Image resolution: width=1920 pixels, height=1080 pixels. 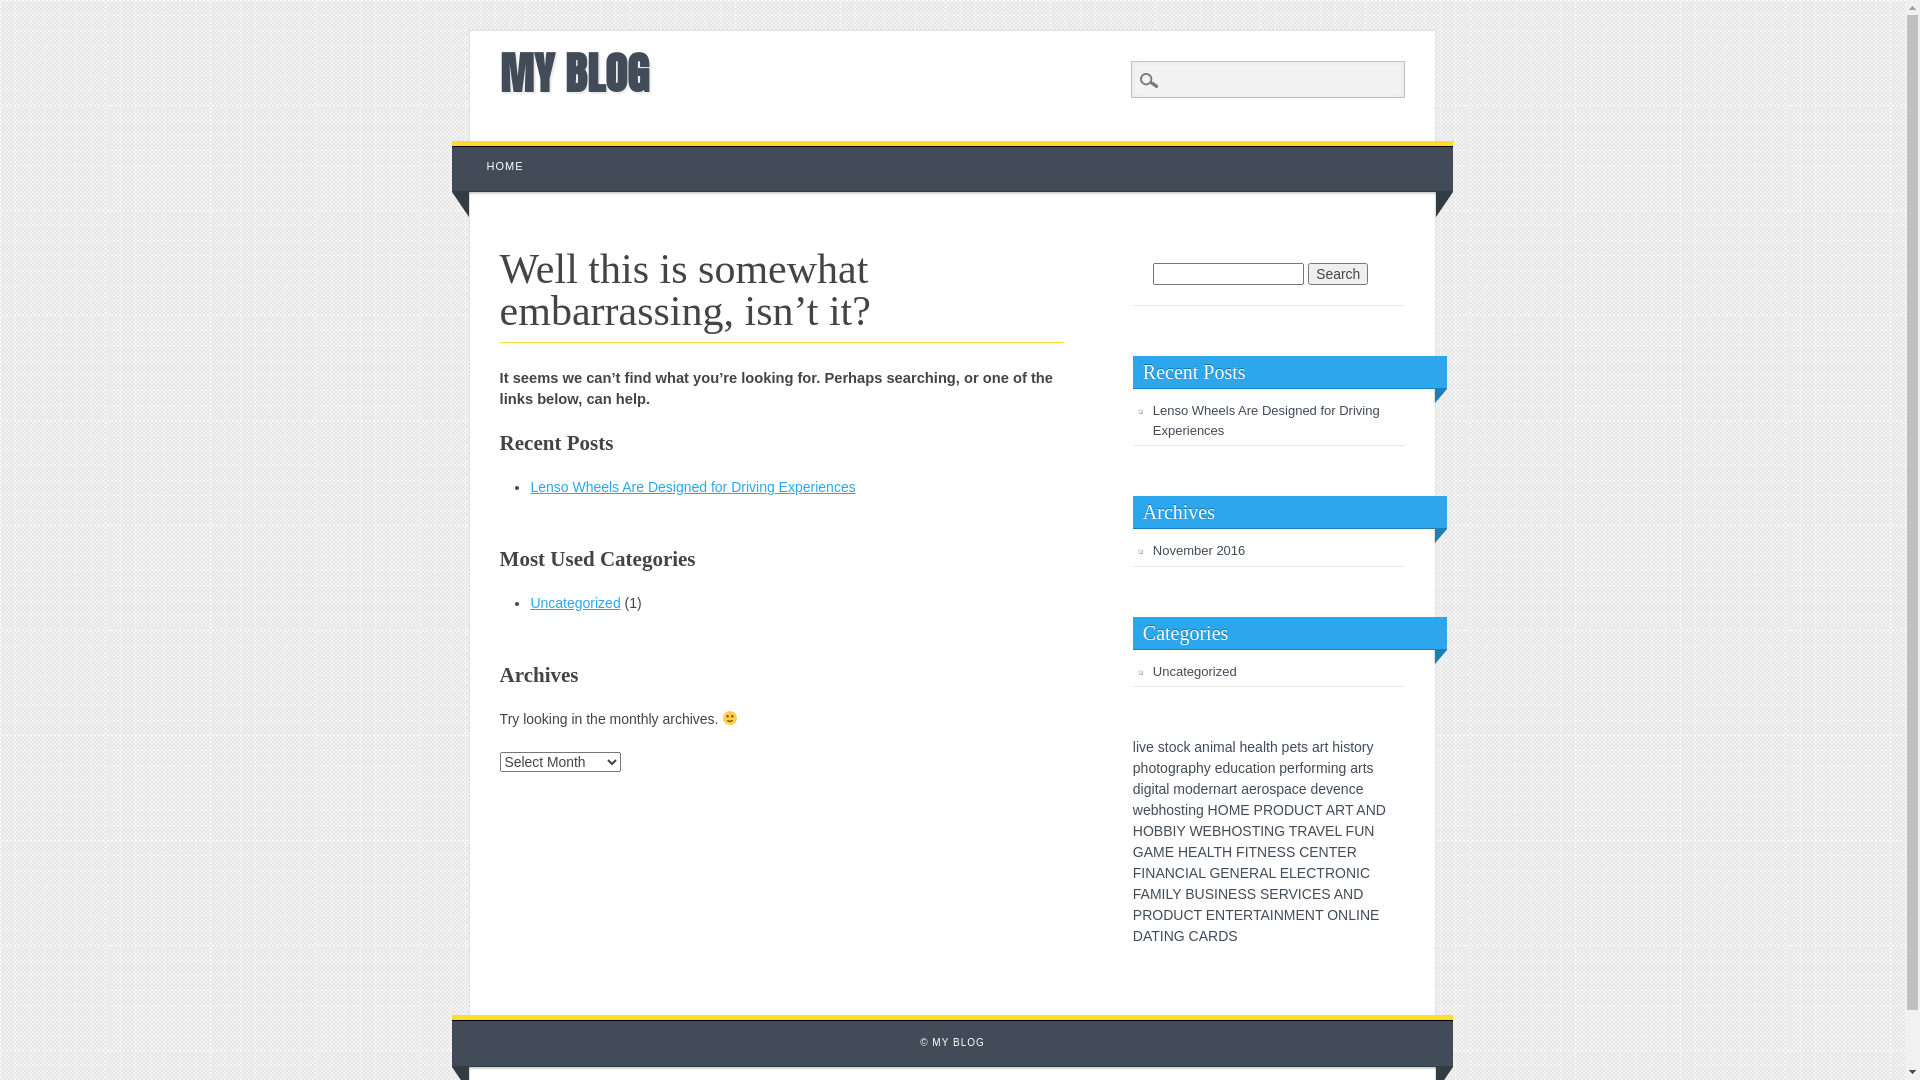 What do you see at coordinates (1321, 788) in the screenshot?
I see `'e'` at bounding box center [1321, 788].